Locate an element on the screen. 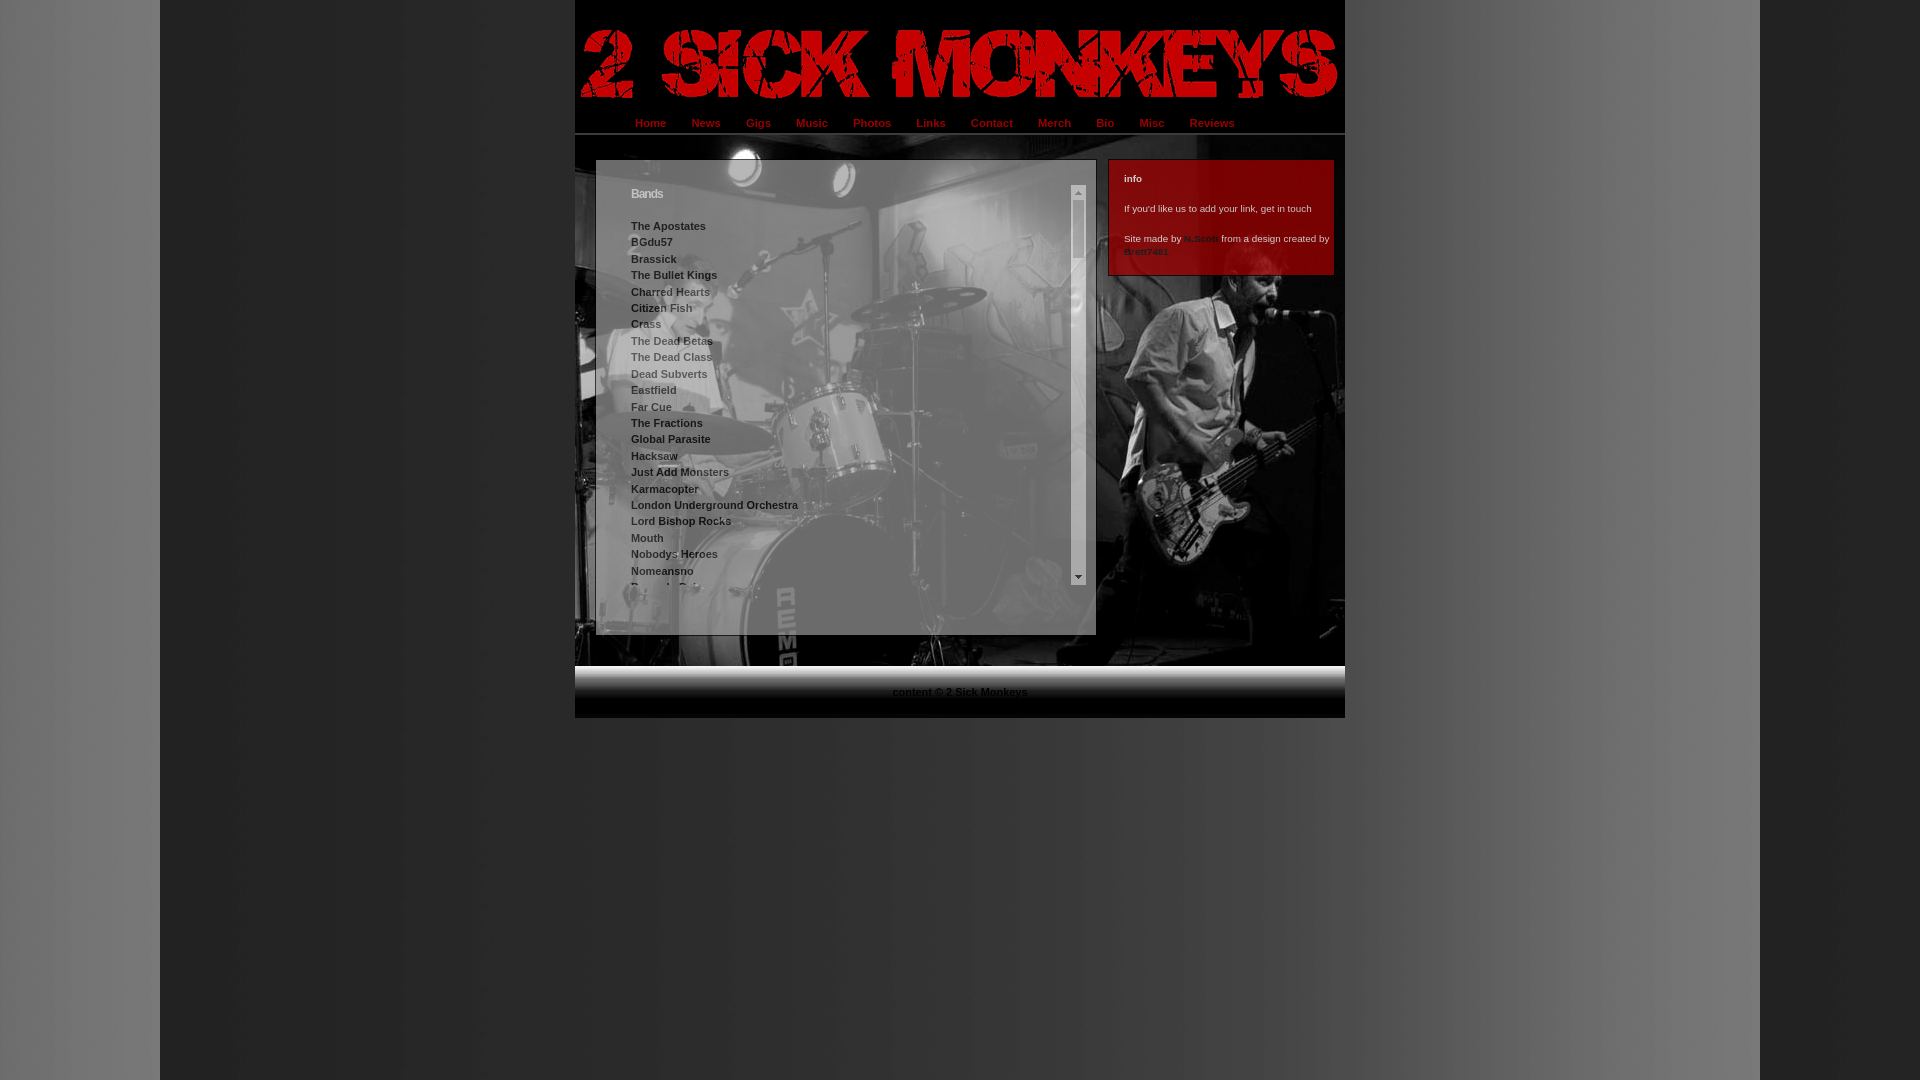  'Rash Decision' is located at coordinates (668, 619).